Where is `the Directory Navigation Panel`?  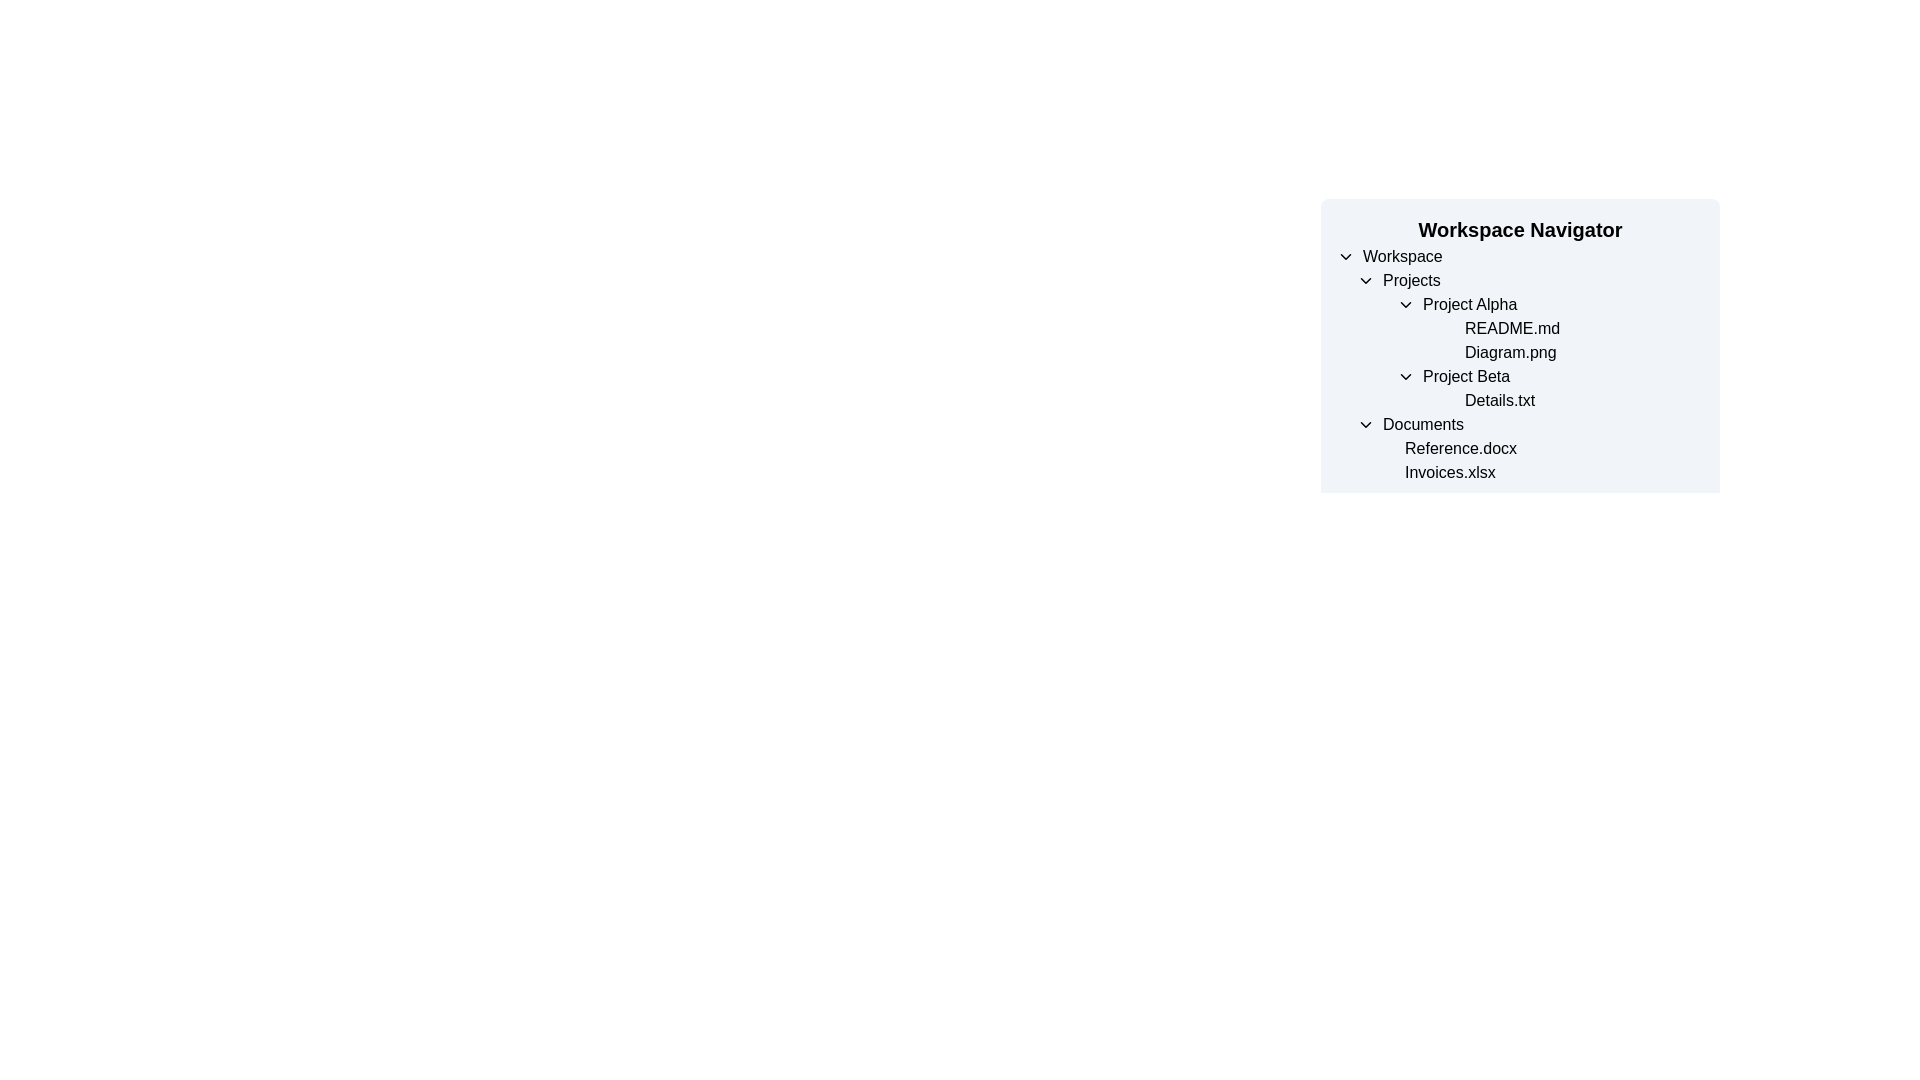
the Directory Navigation Panel is located at coordinates (1520, 365).